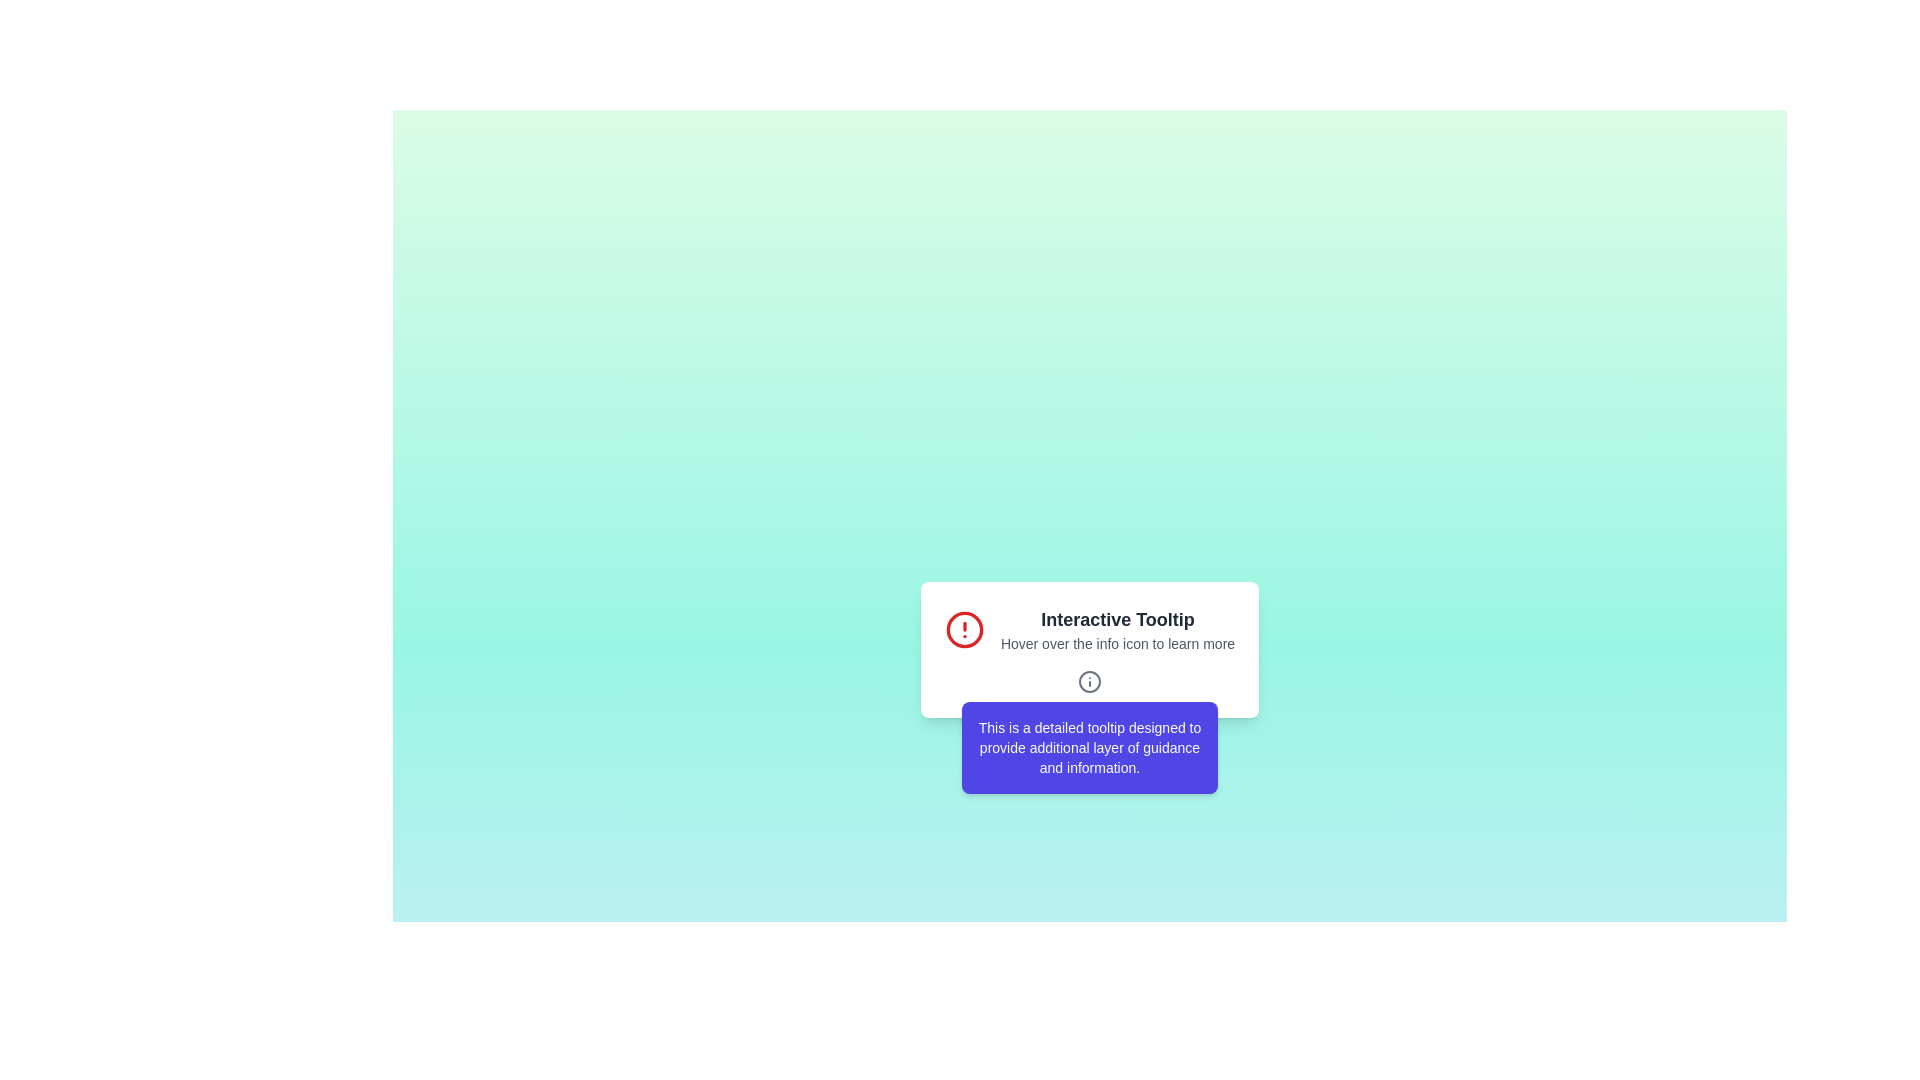  I want to click on warning icon located in the top-left area of the white card titled 'Interactive Tooltip' for visual cues, so click(964, 628).